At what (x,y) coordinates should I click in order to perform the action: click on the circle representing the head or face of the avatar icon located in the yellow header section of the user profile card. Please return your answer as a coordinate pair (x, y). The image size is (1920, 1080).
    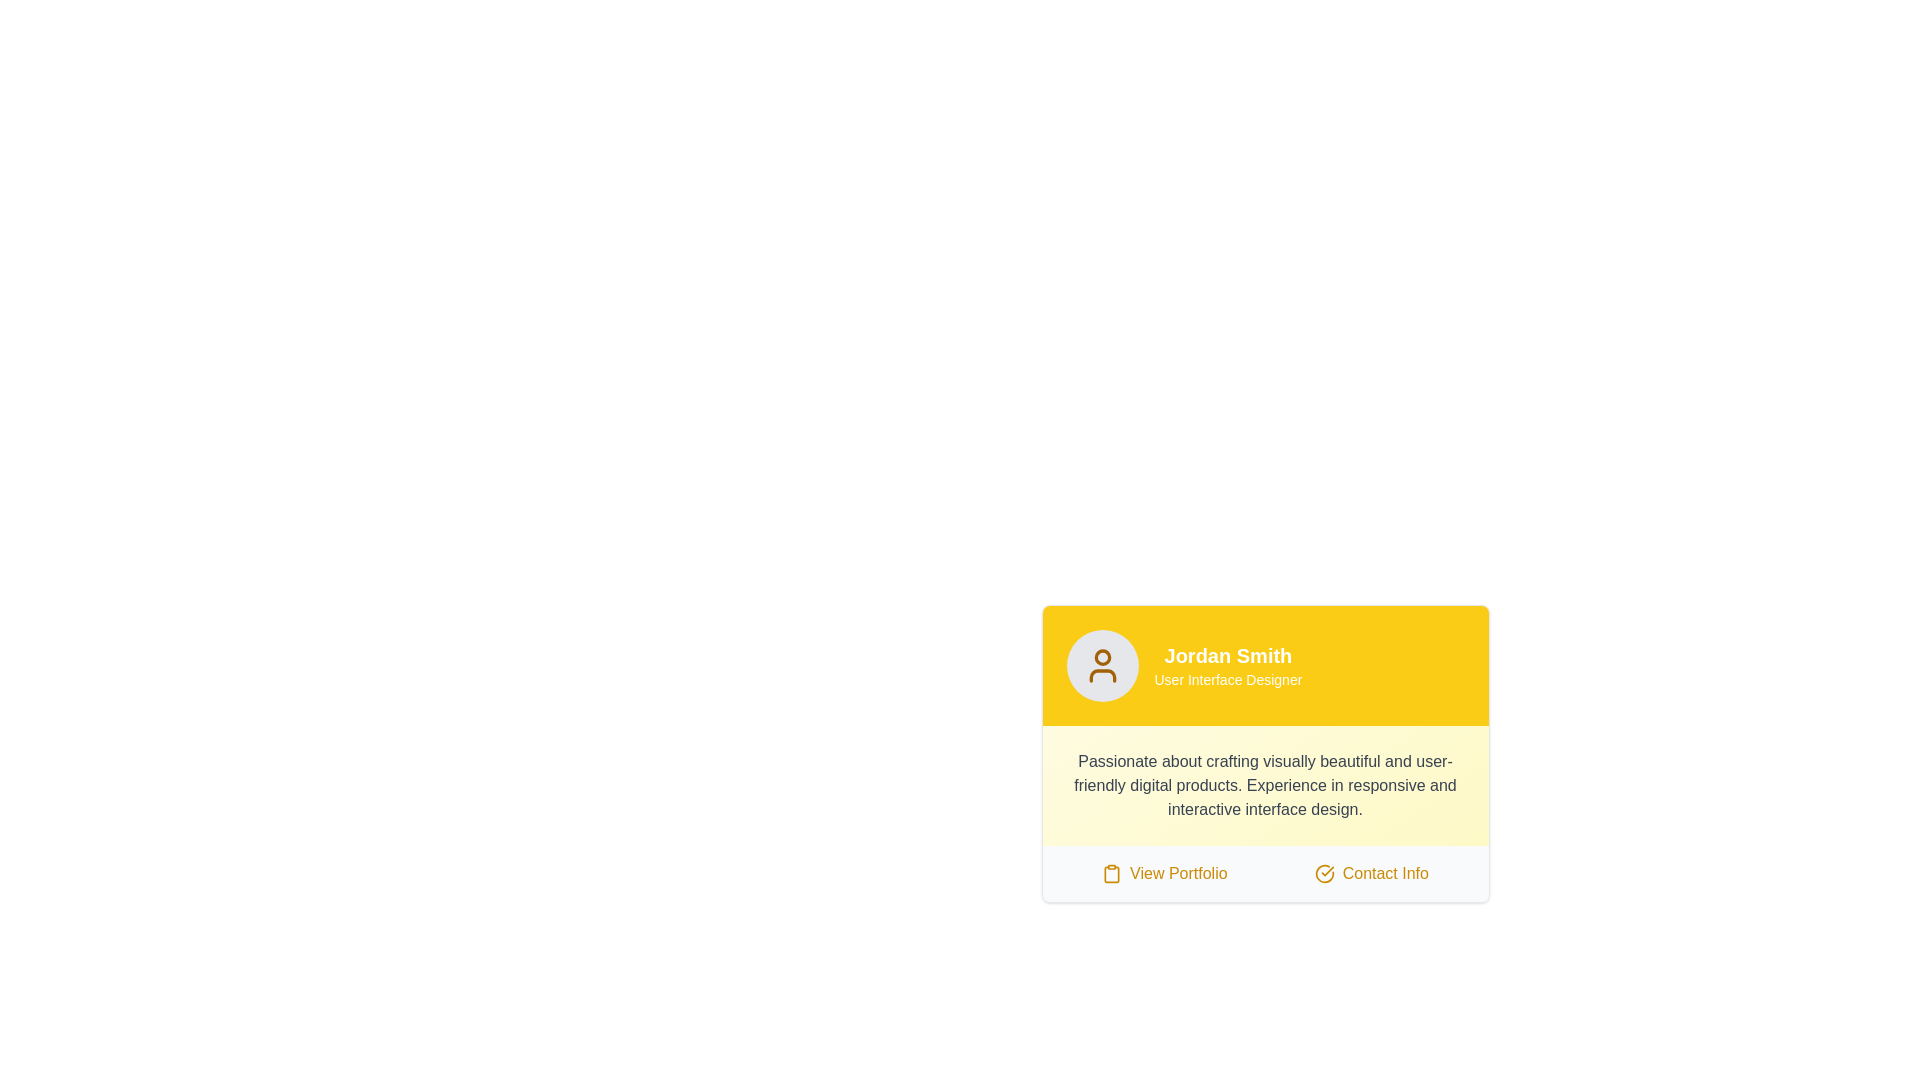
    Looking at the image, I should click on (1101, 657).